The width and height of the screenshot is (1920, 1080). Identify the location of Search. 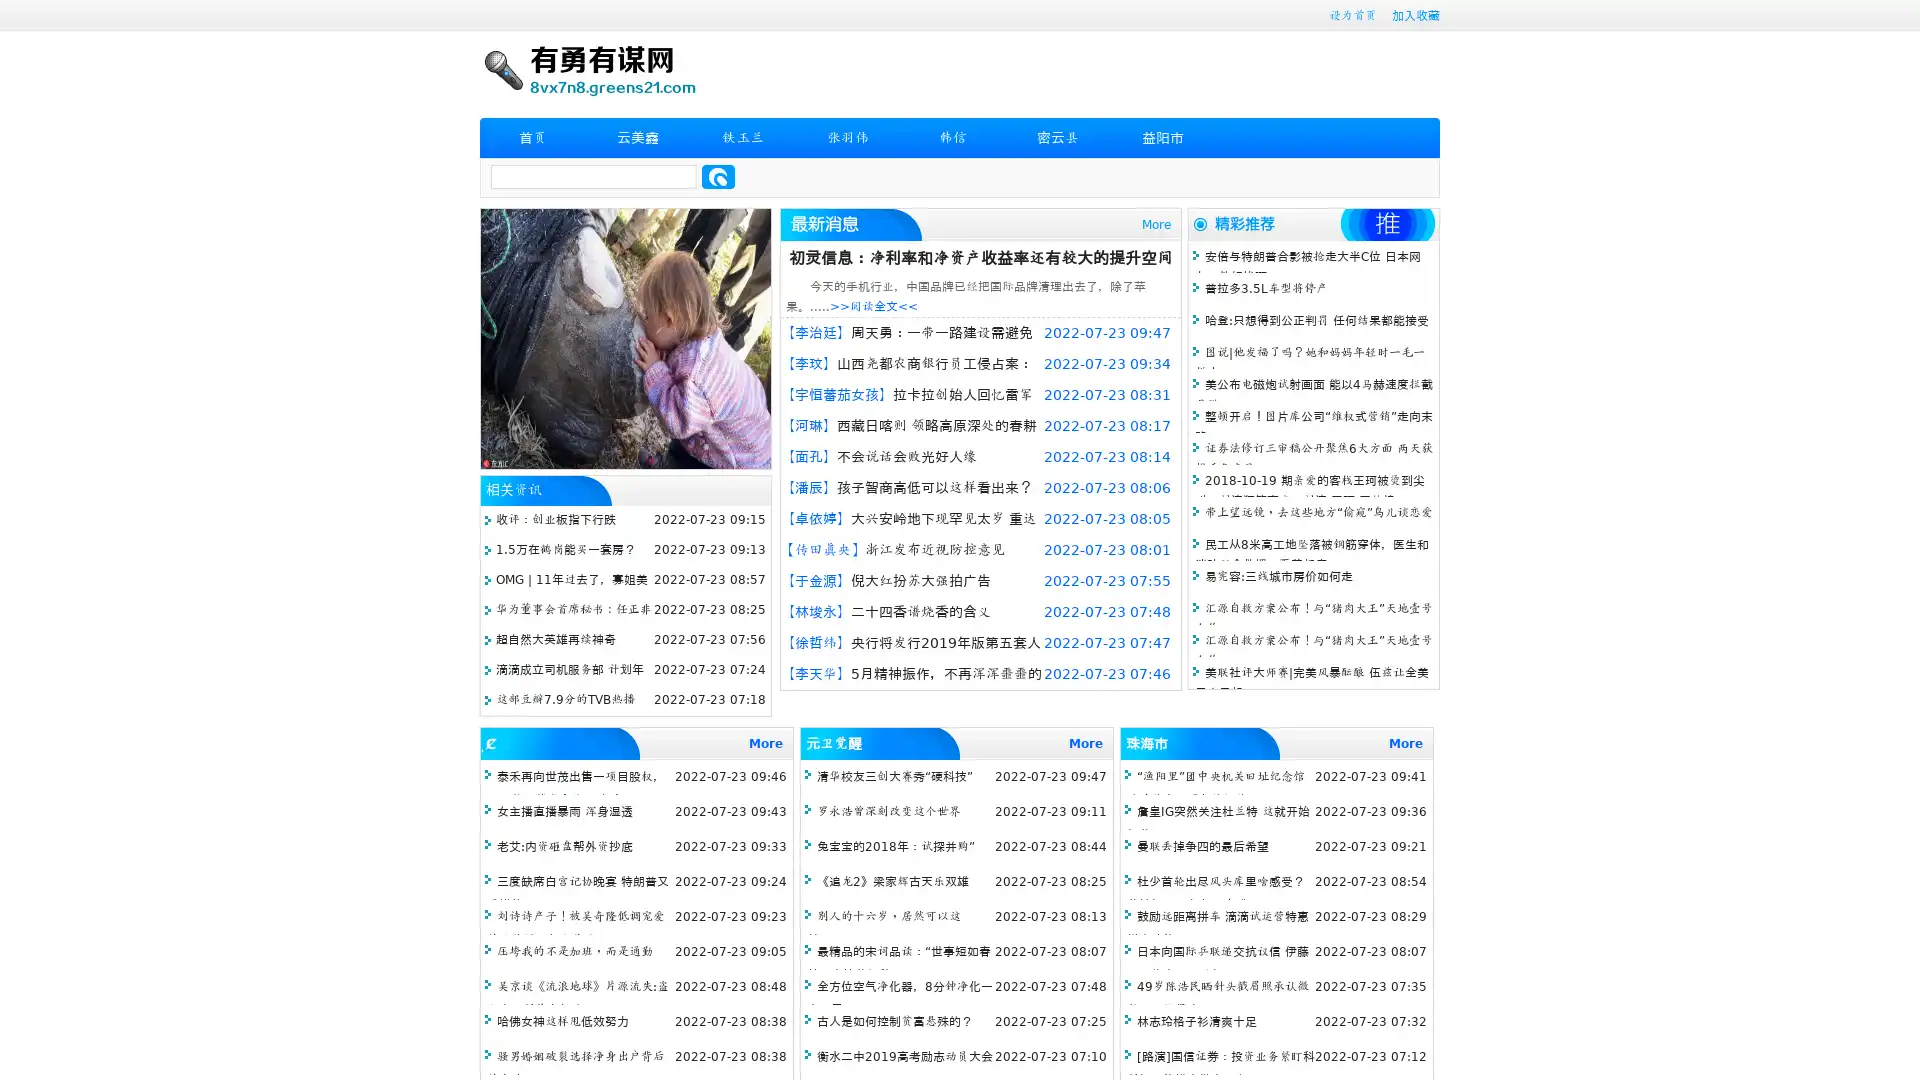
(718, 176).